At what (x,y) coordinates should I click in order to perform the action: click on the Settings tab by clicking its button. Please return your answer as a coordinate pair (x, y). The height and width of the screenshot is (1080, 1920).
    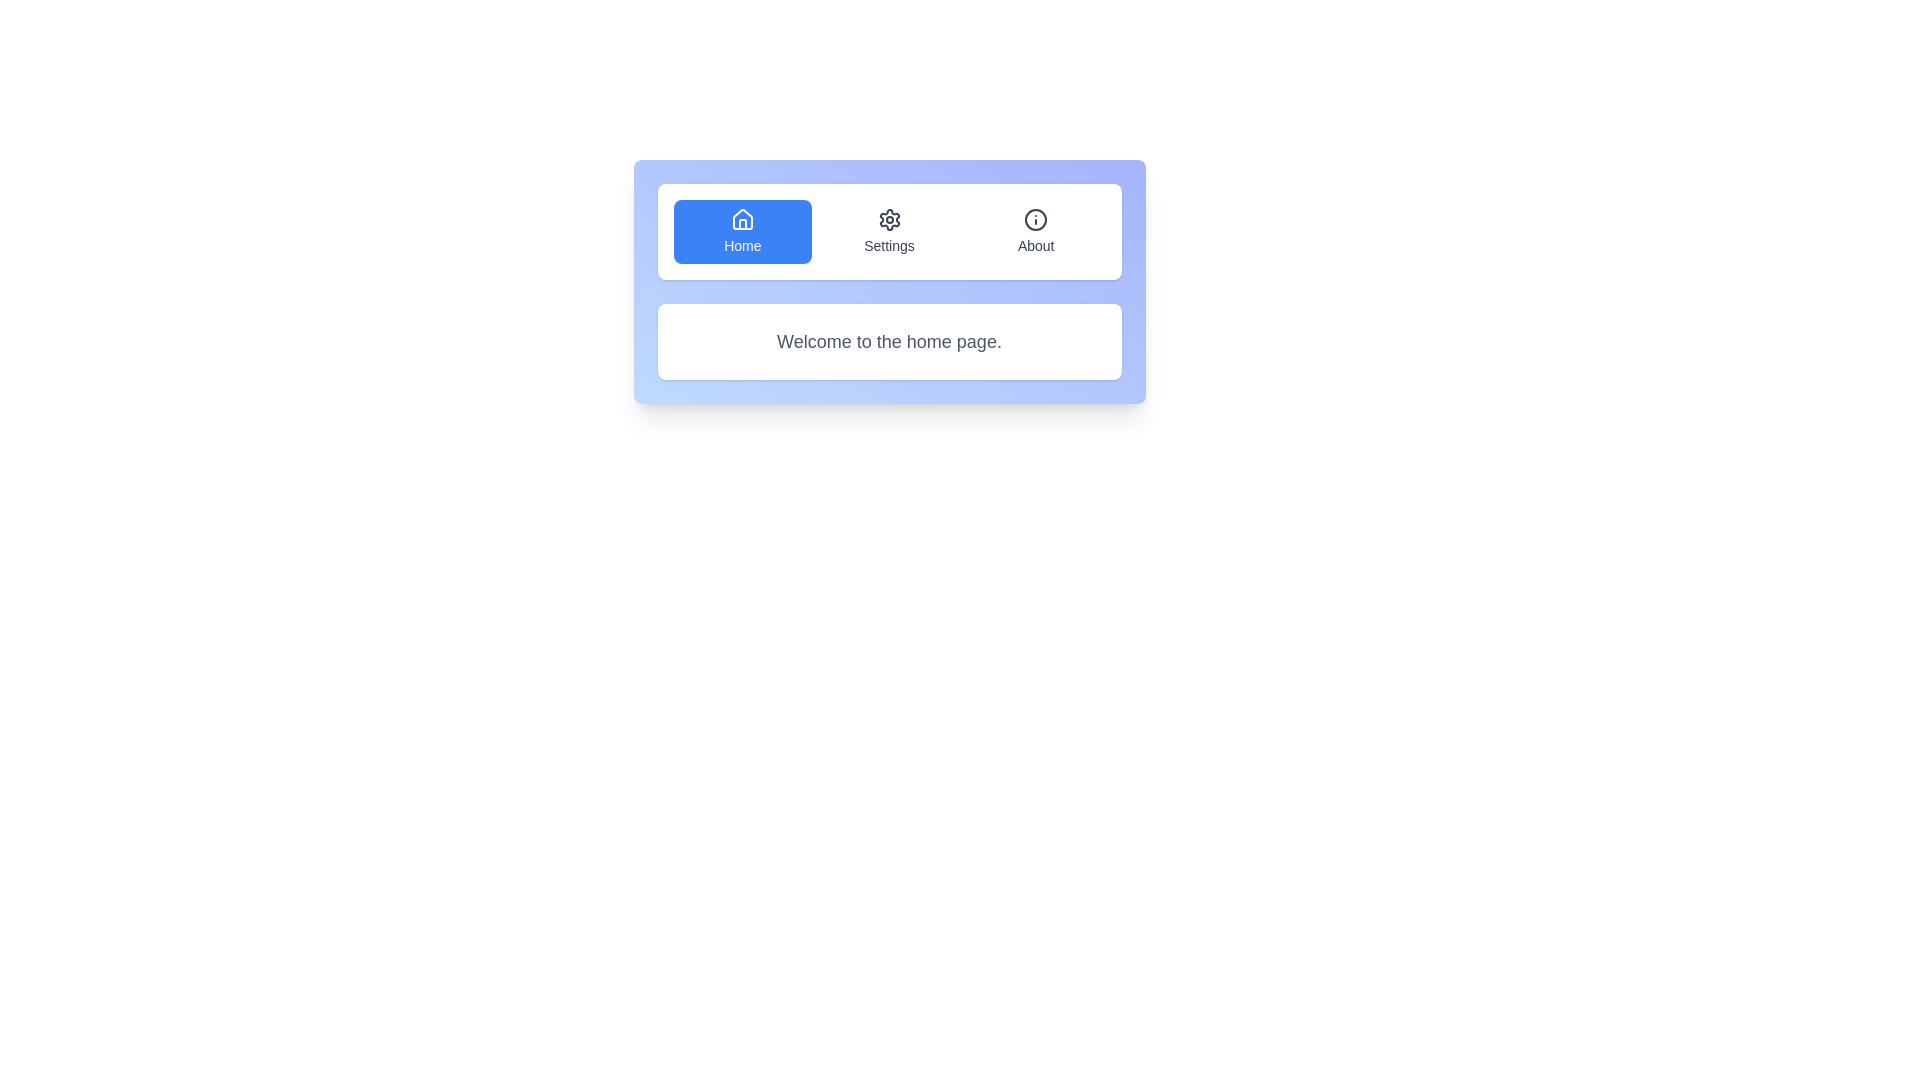
    Looking at the image, I should click on (888, 230).